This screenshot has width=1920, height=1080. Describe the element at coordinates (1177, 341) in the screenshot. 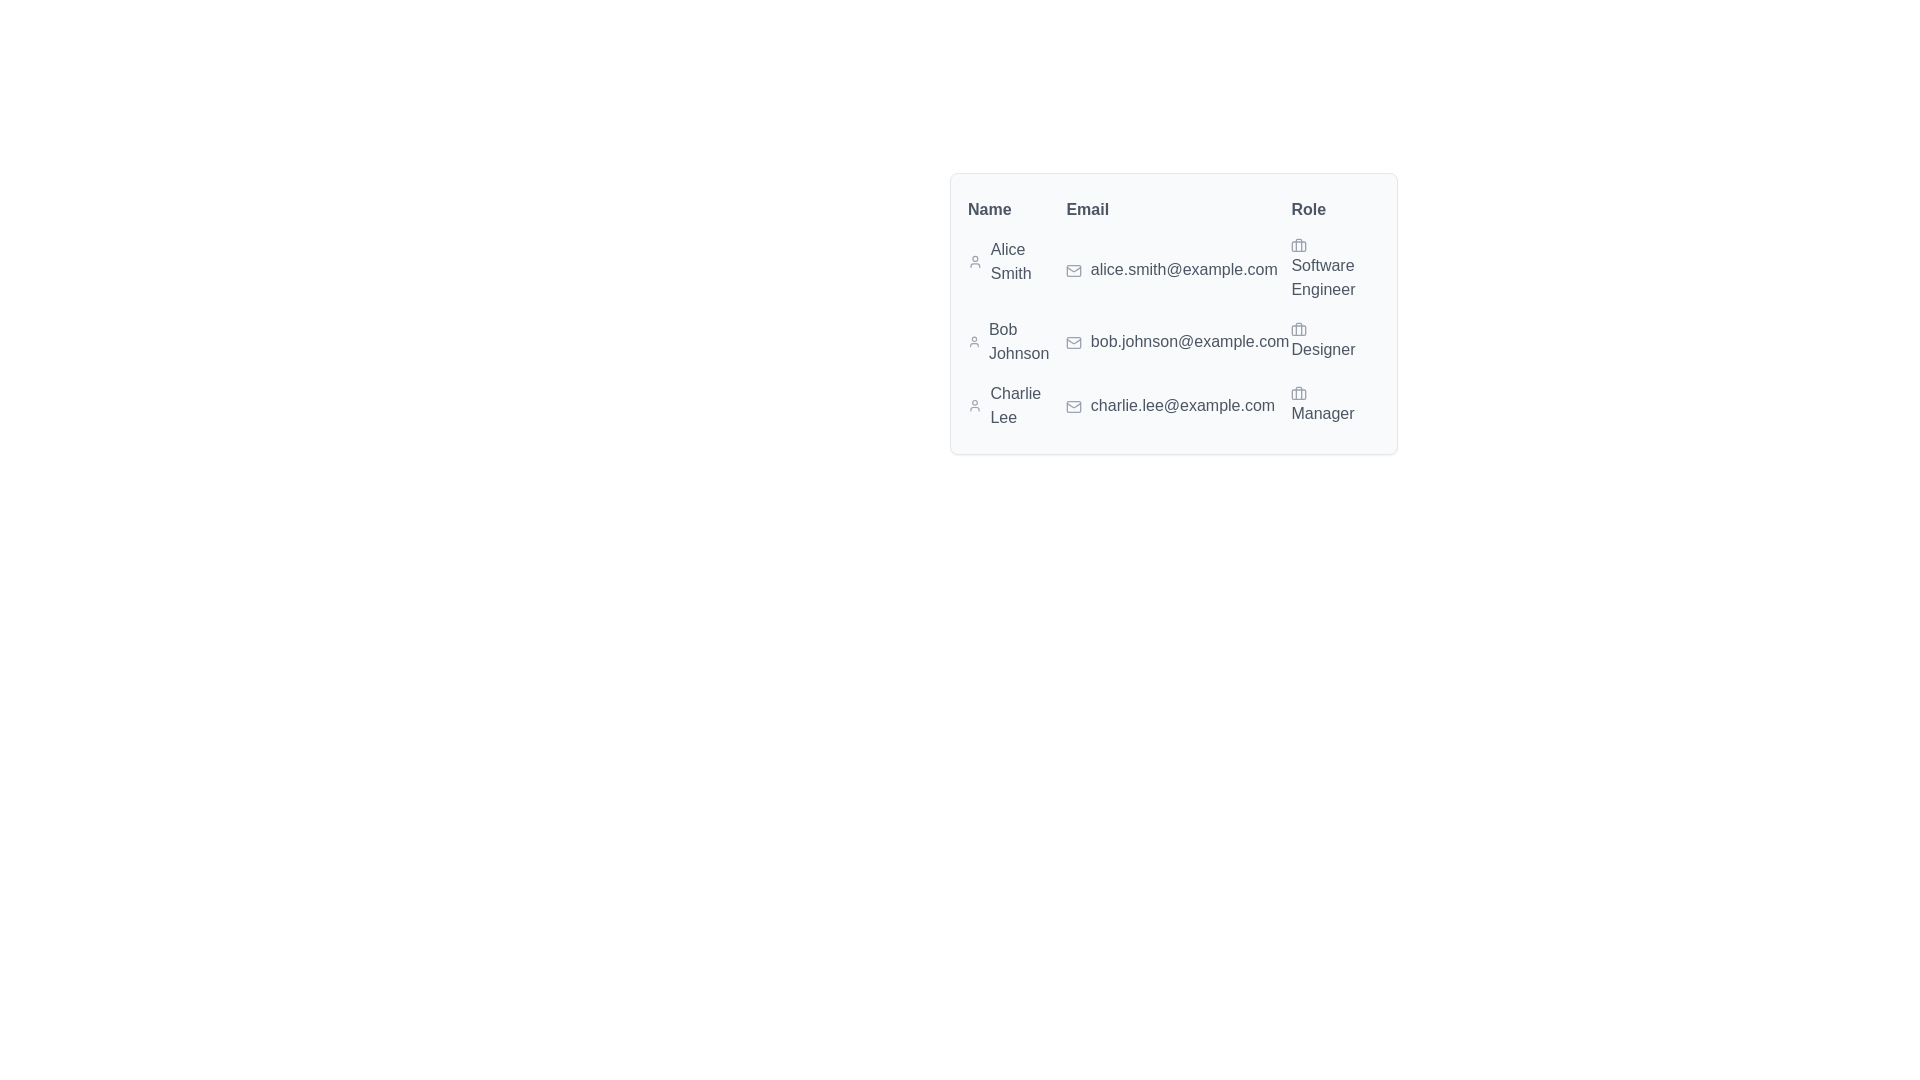

I see `the text display element that represents the email address 'bob.johnson@example.com' for the individual 'Bob Johnson' located` at that location.